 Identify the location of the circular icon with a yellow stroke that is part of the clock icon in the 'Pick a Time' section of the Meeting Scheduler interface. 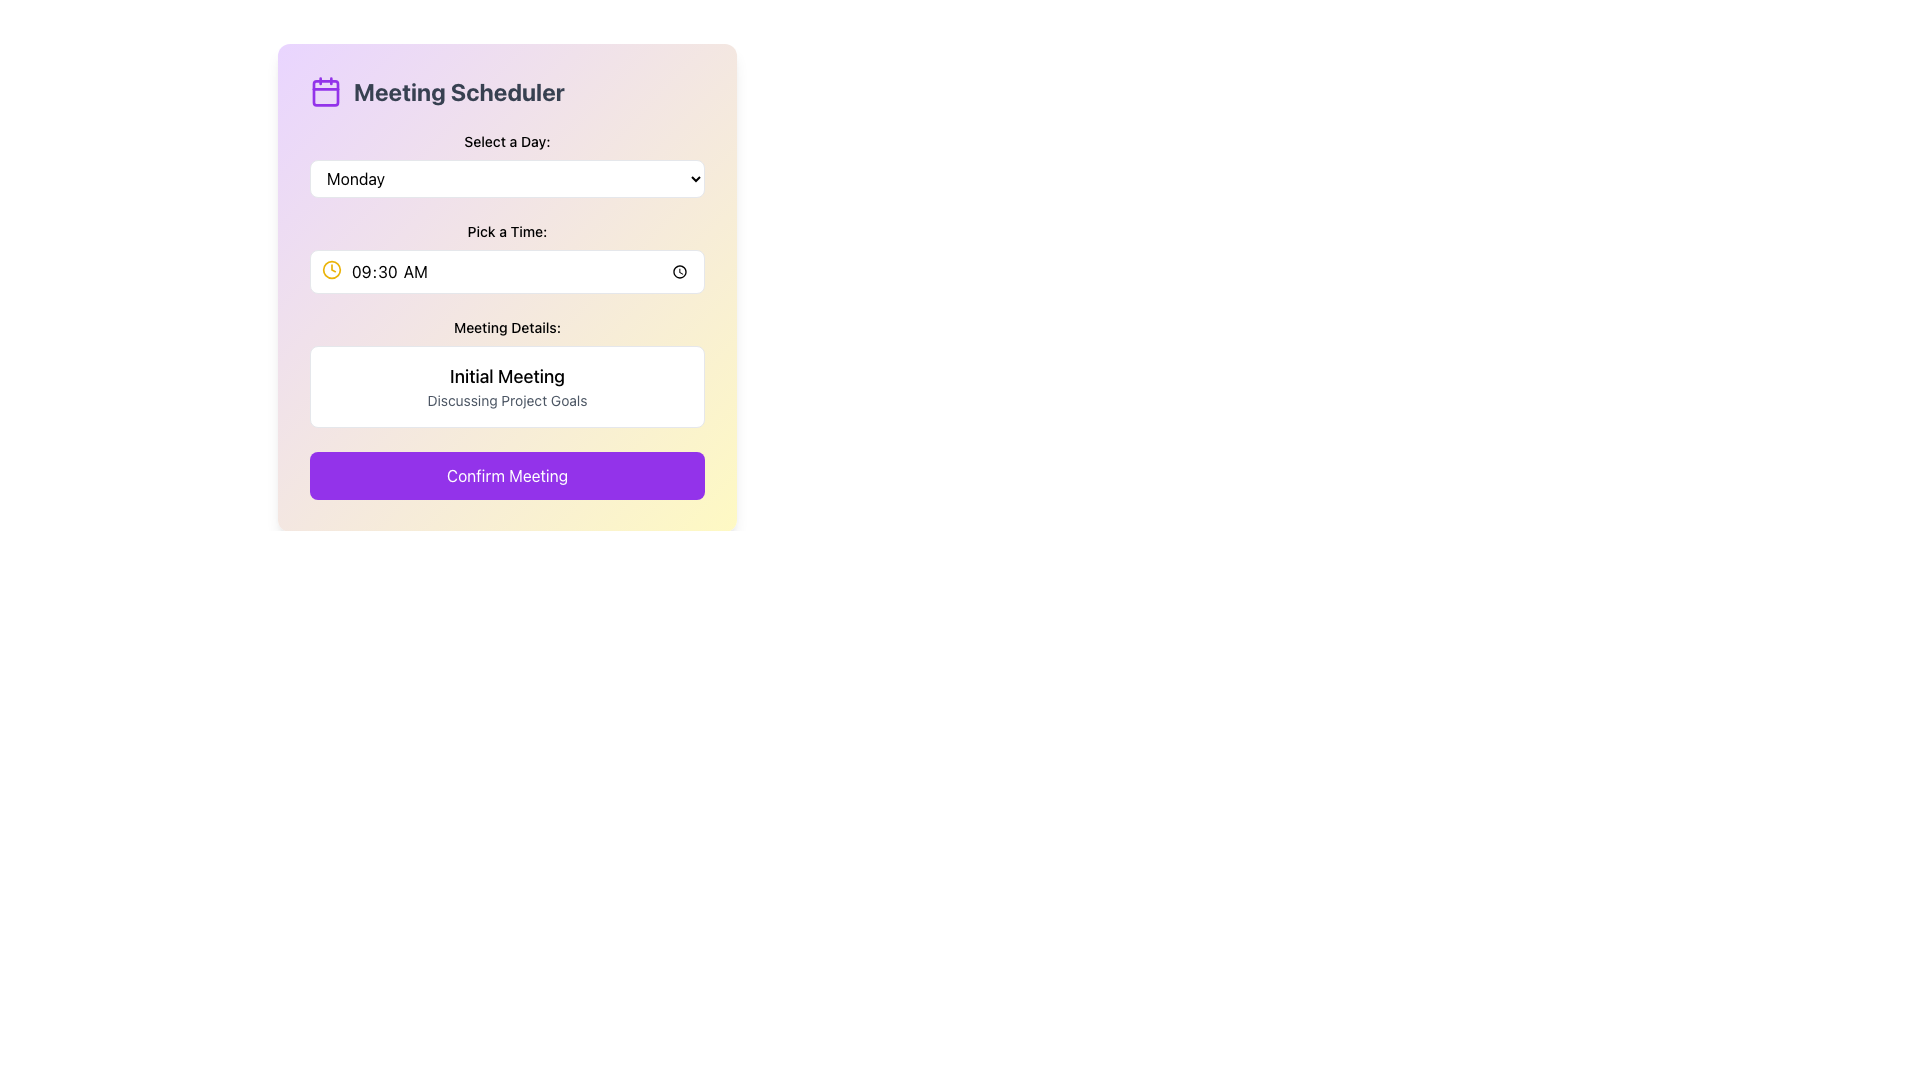
(331, 270).